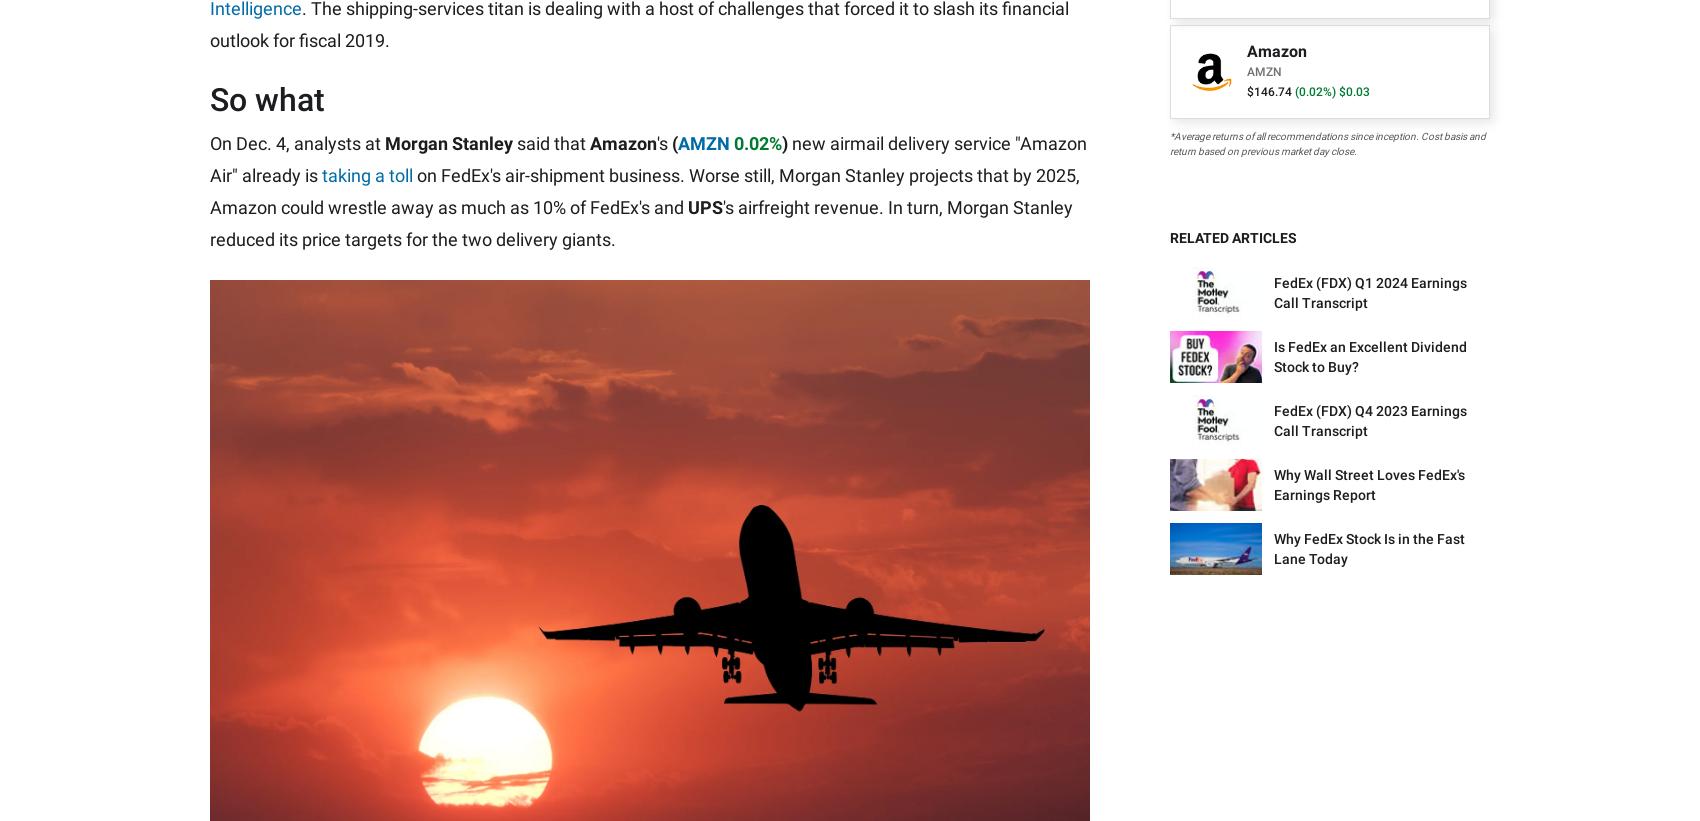 This screenshot has height=821, width=1700. Describe the element at coordinates (664, 539) in the screenshot. I see `'Accessibility Policy'` at that location.